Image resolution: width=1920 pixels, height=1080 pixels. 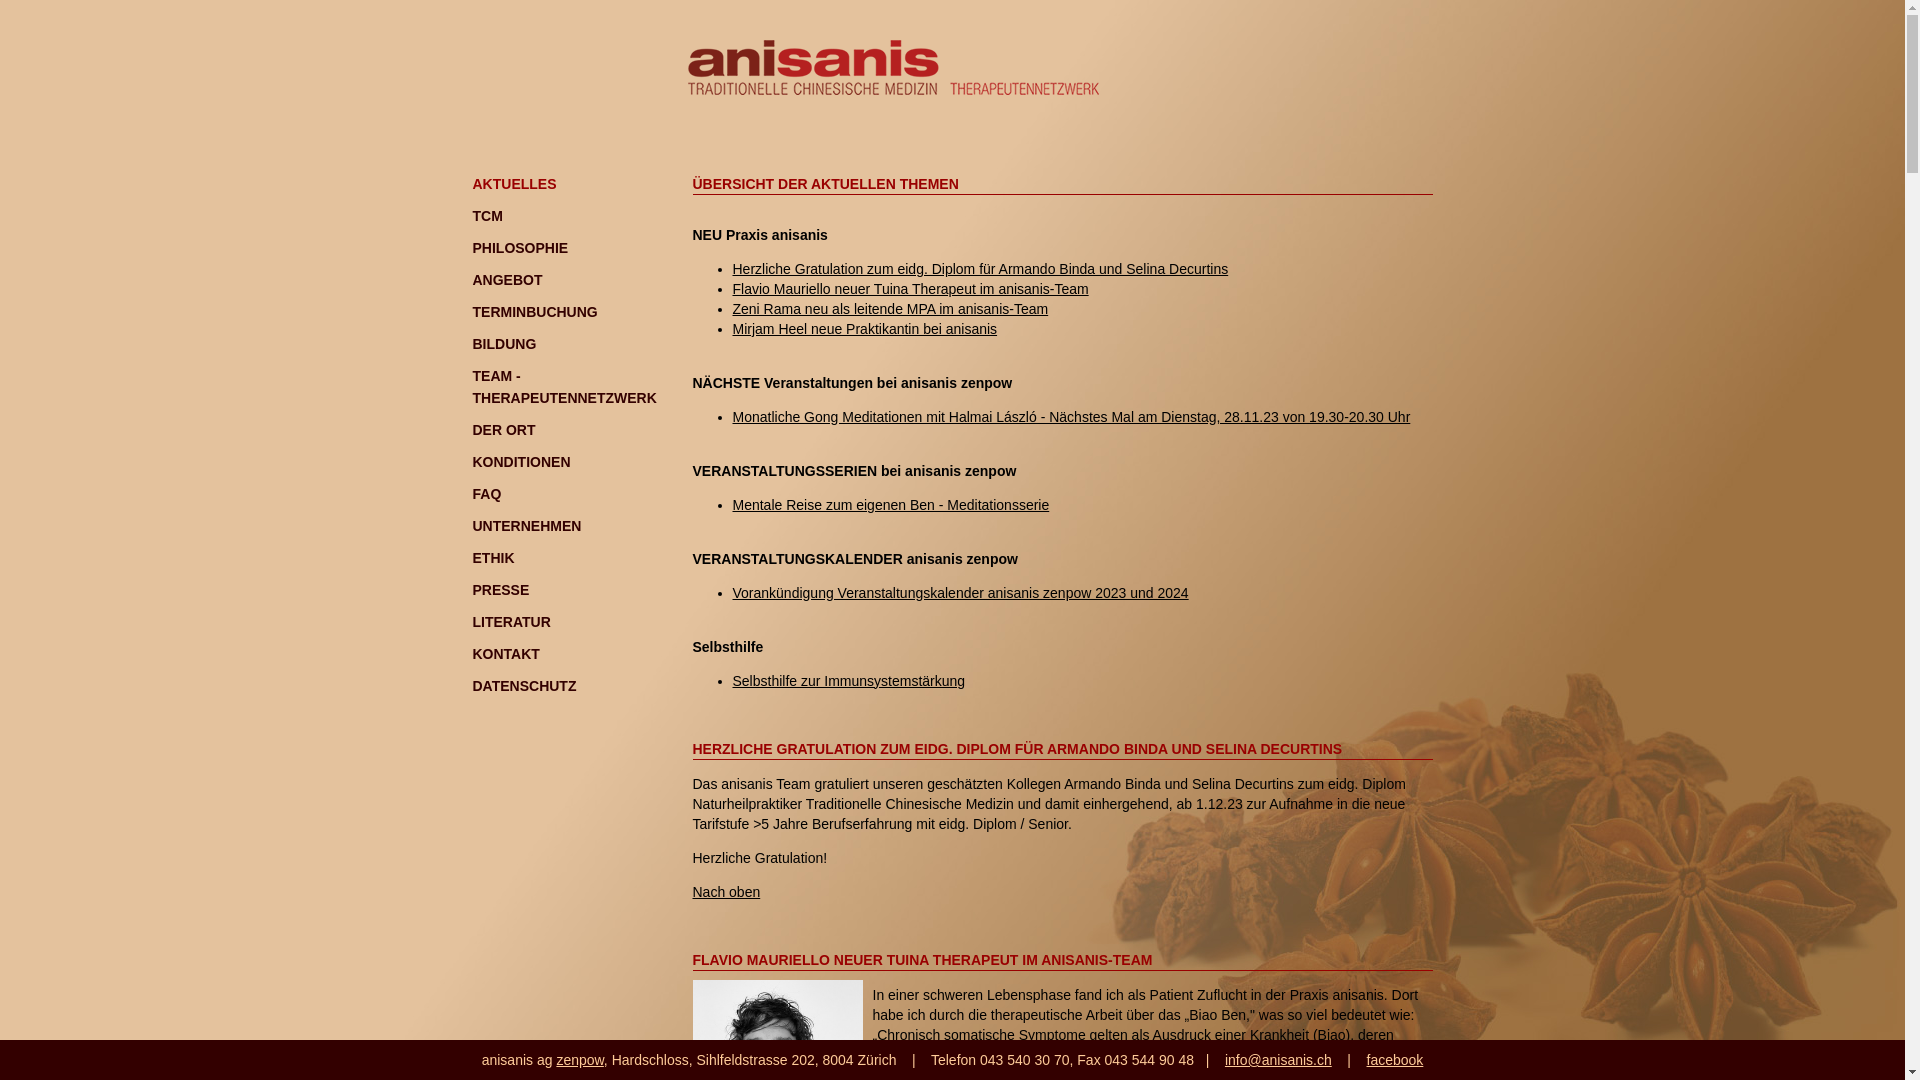 What do you see at coordinates (470, 312) in the screenshot?
I see `'TERMINBUCHUNG'` at bounding box center [470, 312].